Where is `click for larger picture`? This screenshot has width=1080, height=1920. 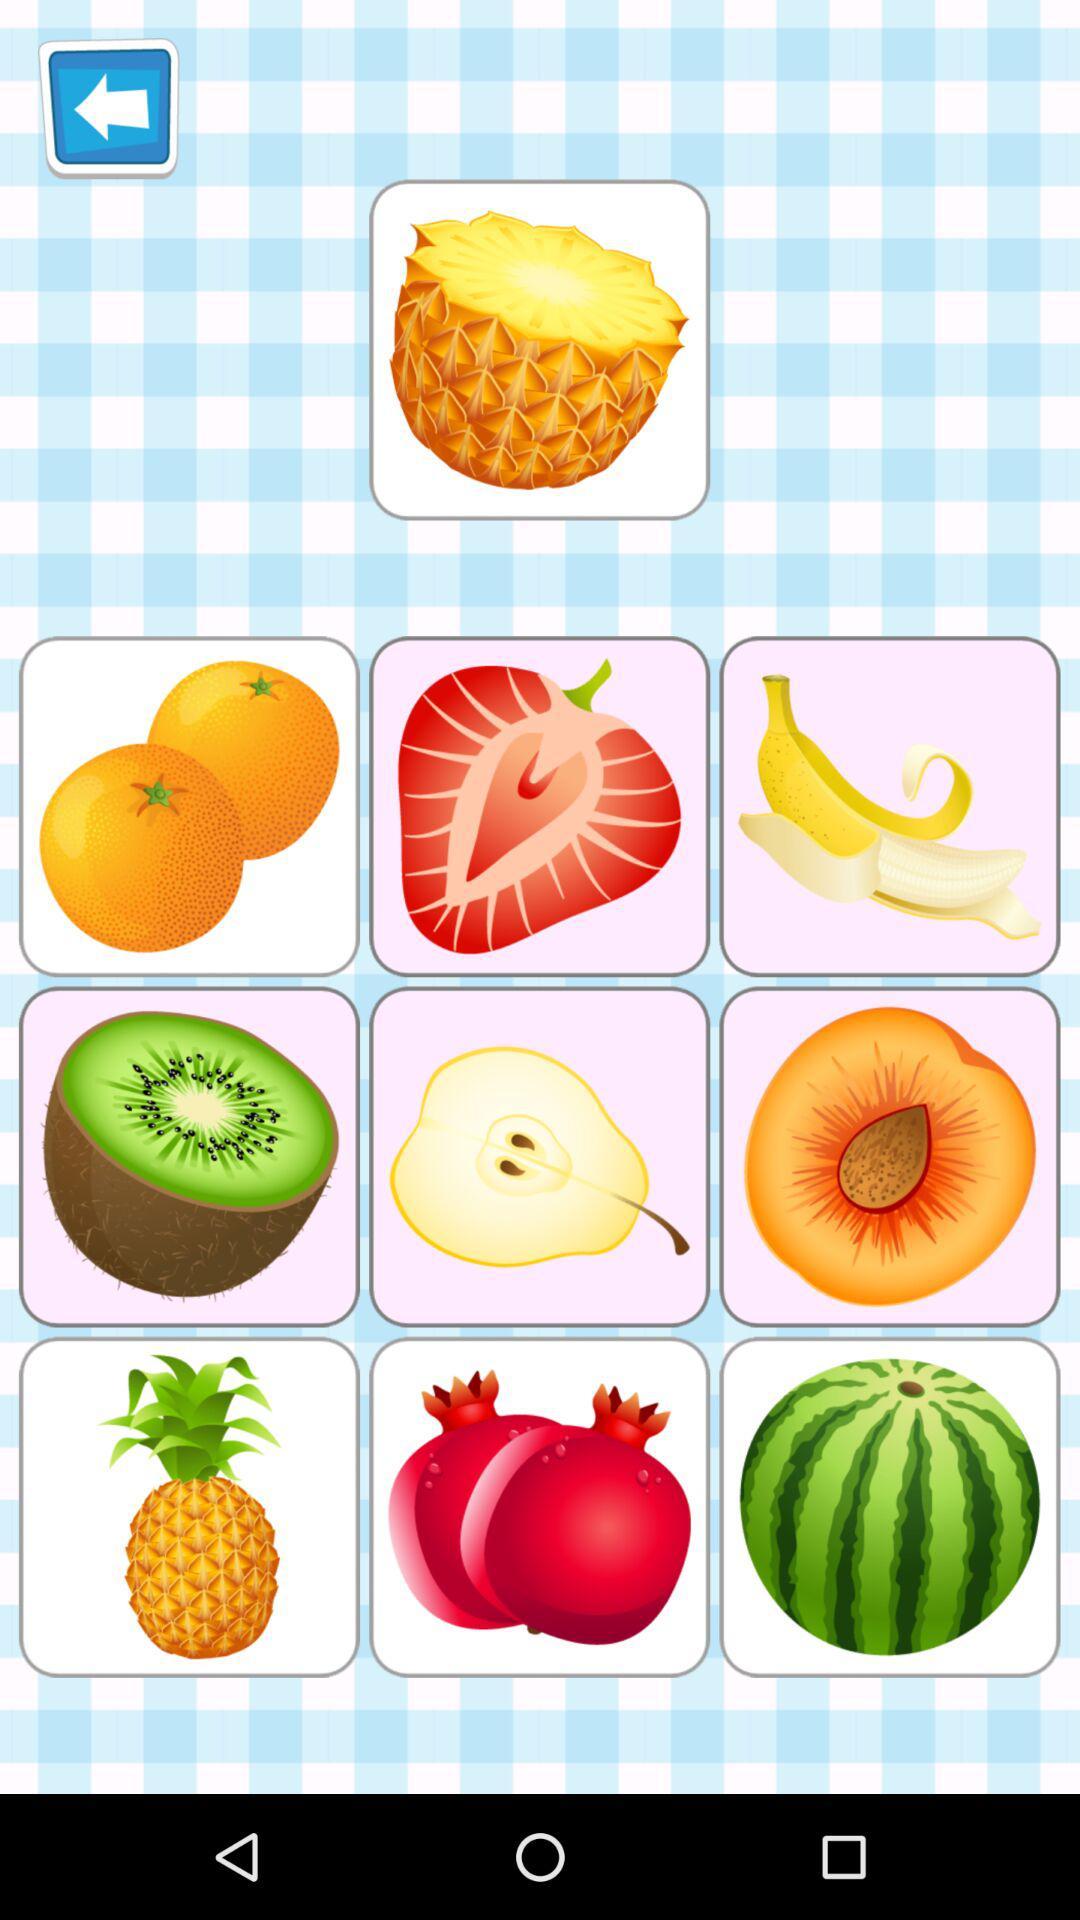 click for larger picture is located at coordinates (538, 349).